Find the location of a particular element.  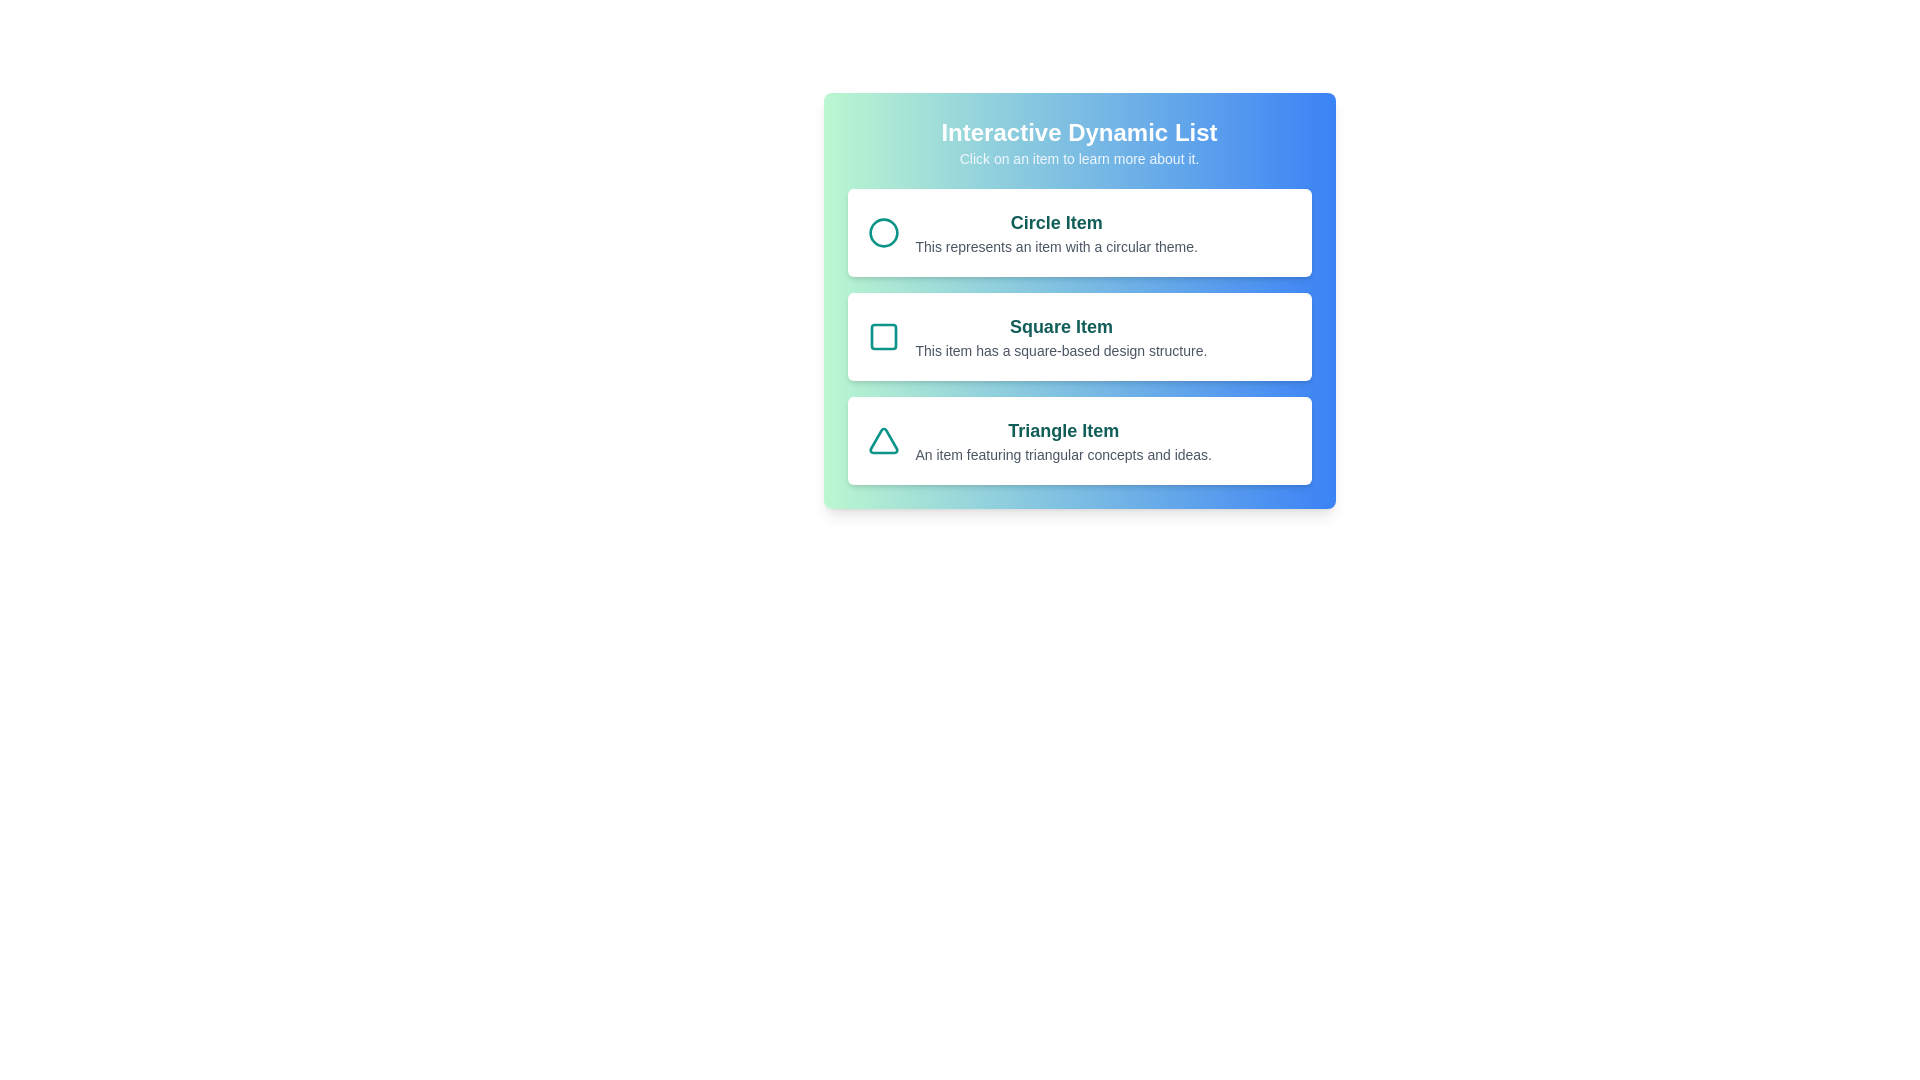

the 'Triangle Item' to learn more about it is located at coordinates (1078, 439).